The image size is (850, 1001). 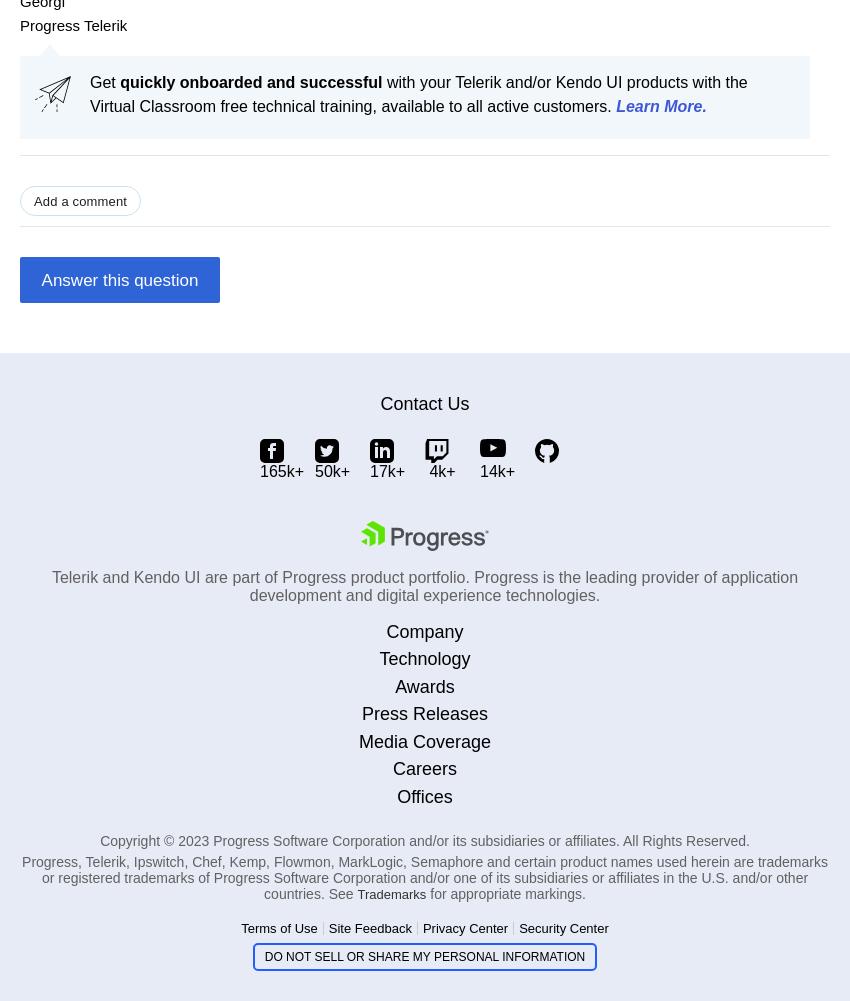 What do you see at coordinates (255, 81) in the screenshot?
I see `'uickly onboarded and successful'` at bounding box center [255, 81].